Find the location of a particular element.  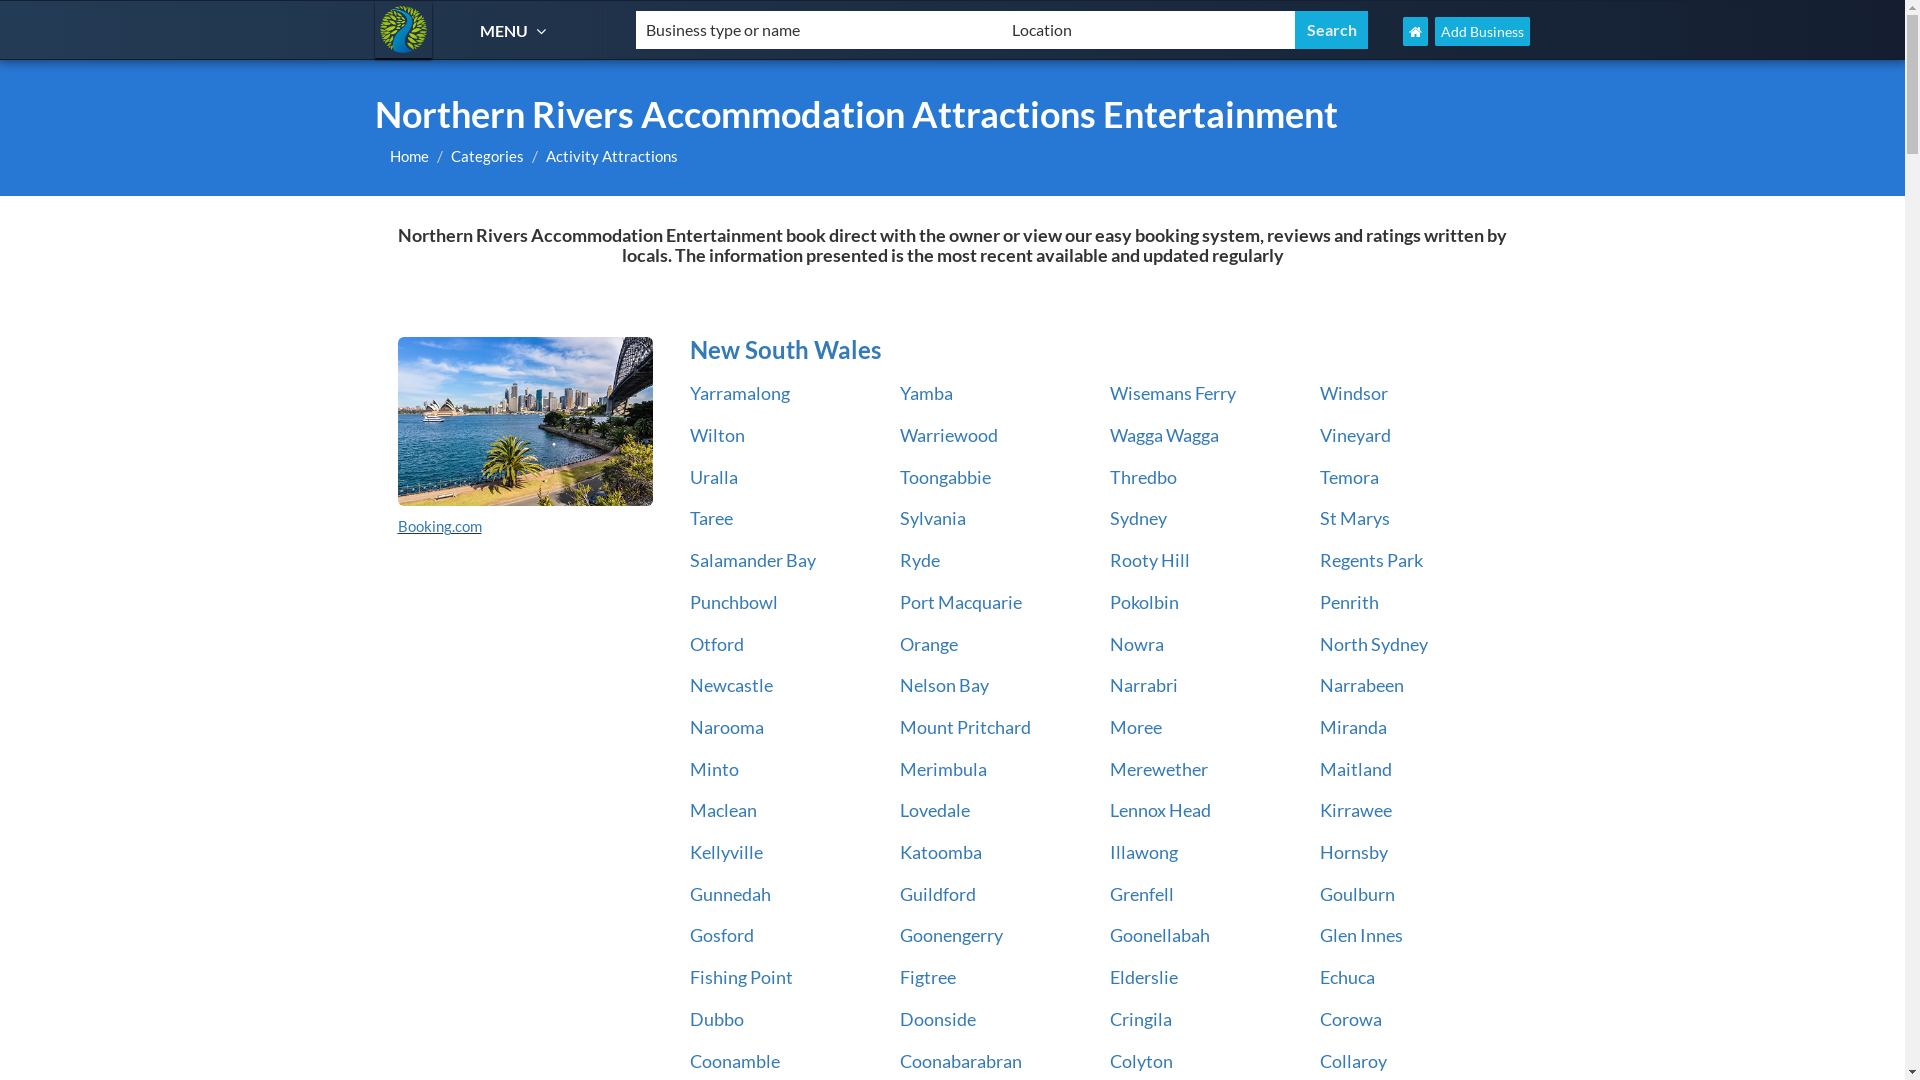

'Search' is located at coordinates (1331, 30).